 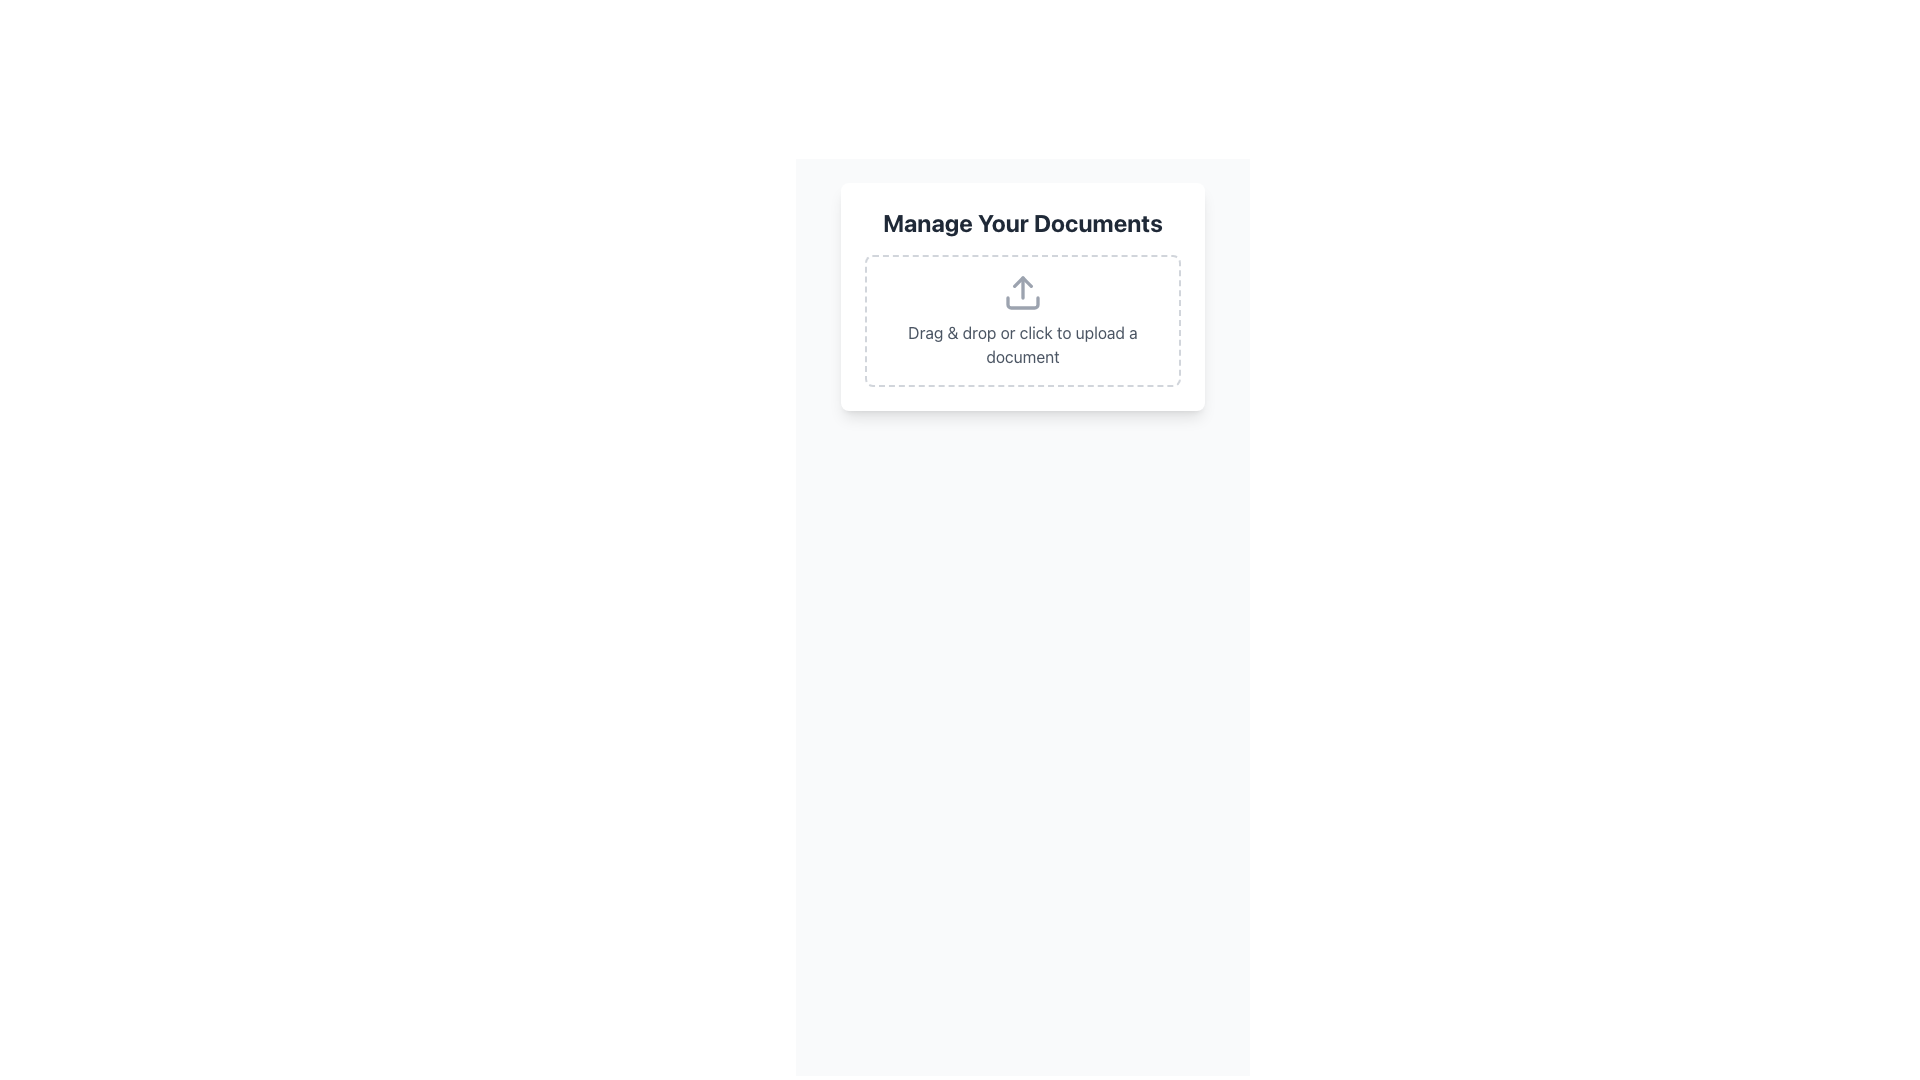 I want to click on the bottom part of the gray folder icon within the dashed rectangular box under the label 'Manage Your Documents', so click(x=1022, y=303).